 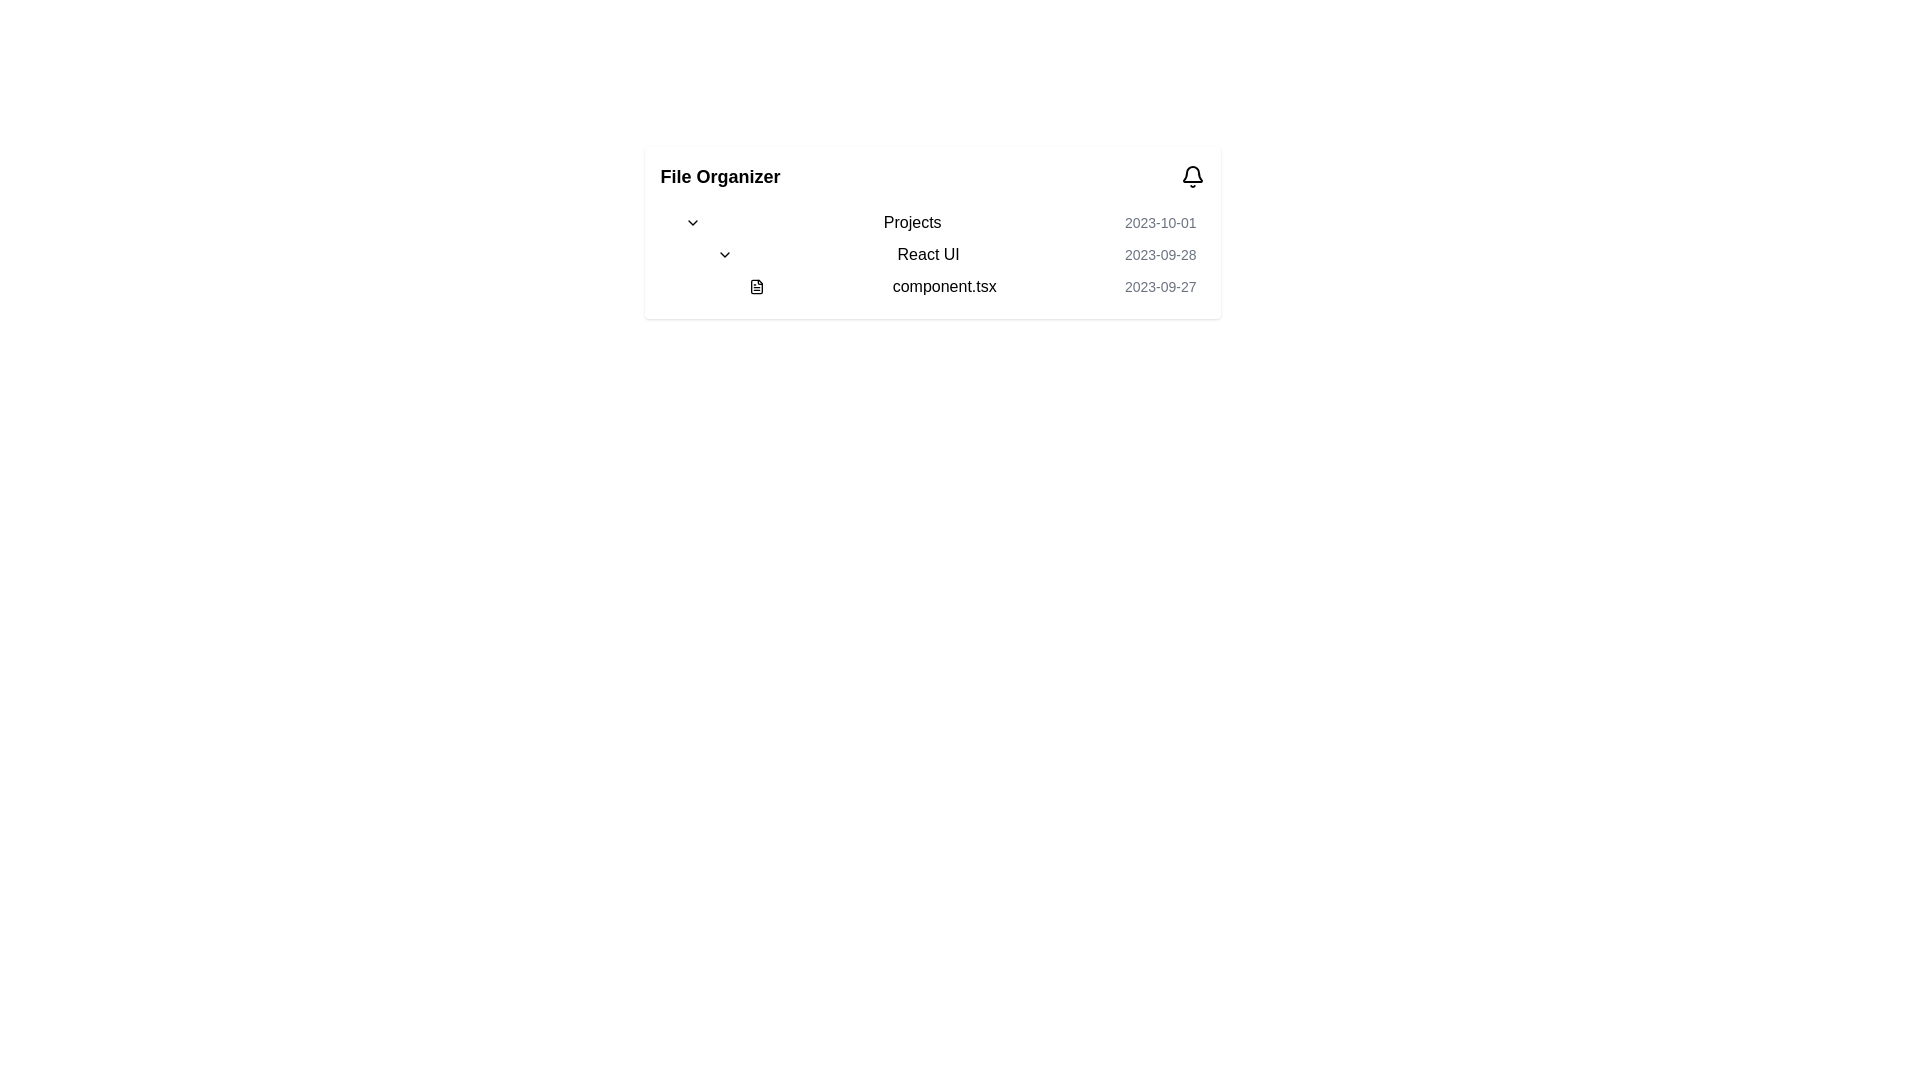 I want to click on the document icon located on the left side of the 'component.tsx' file entry in the file explorer interface, so click(x=755, y=286).